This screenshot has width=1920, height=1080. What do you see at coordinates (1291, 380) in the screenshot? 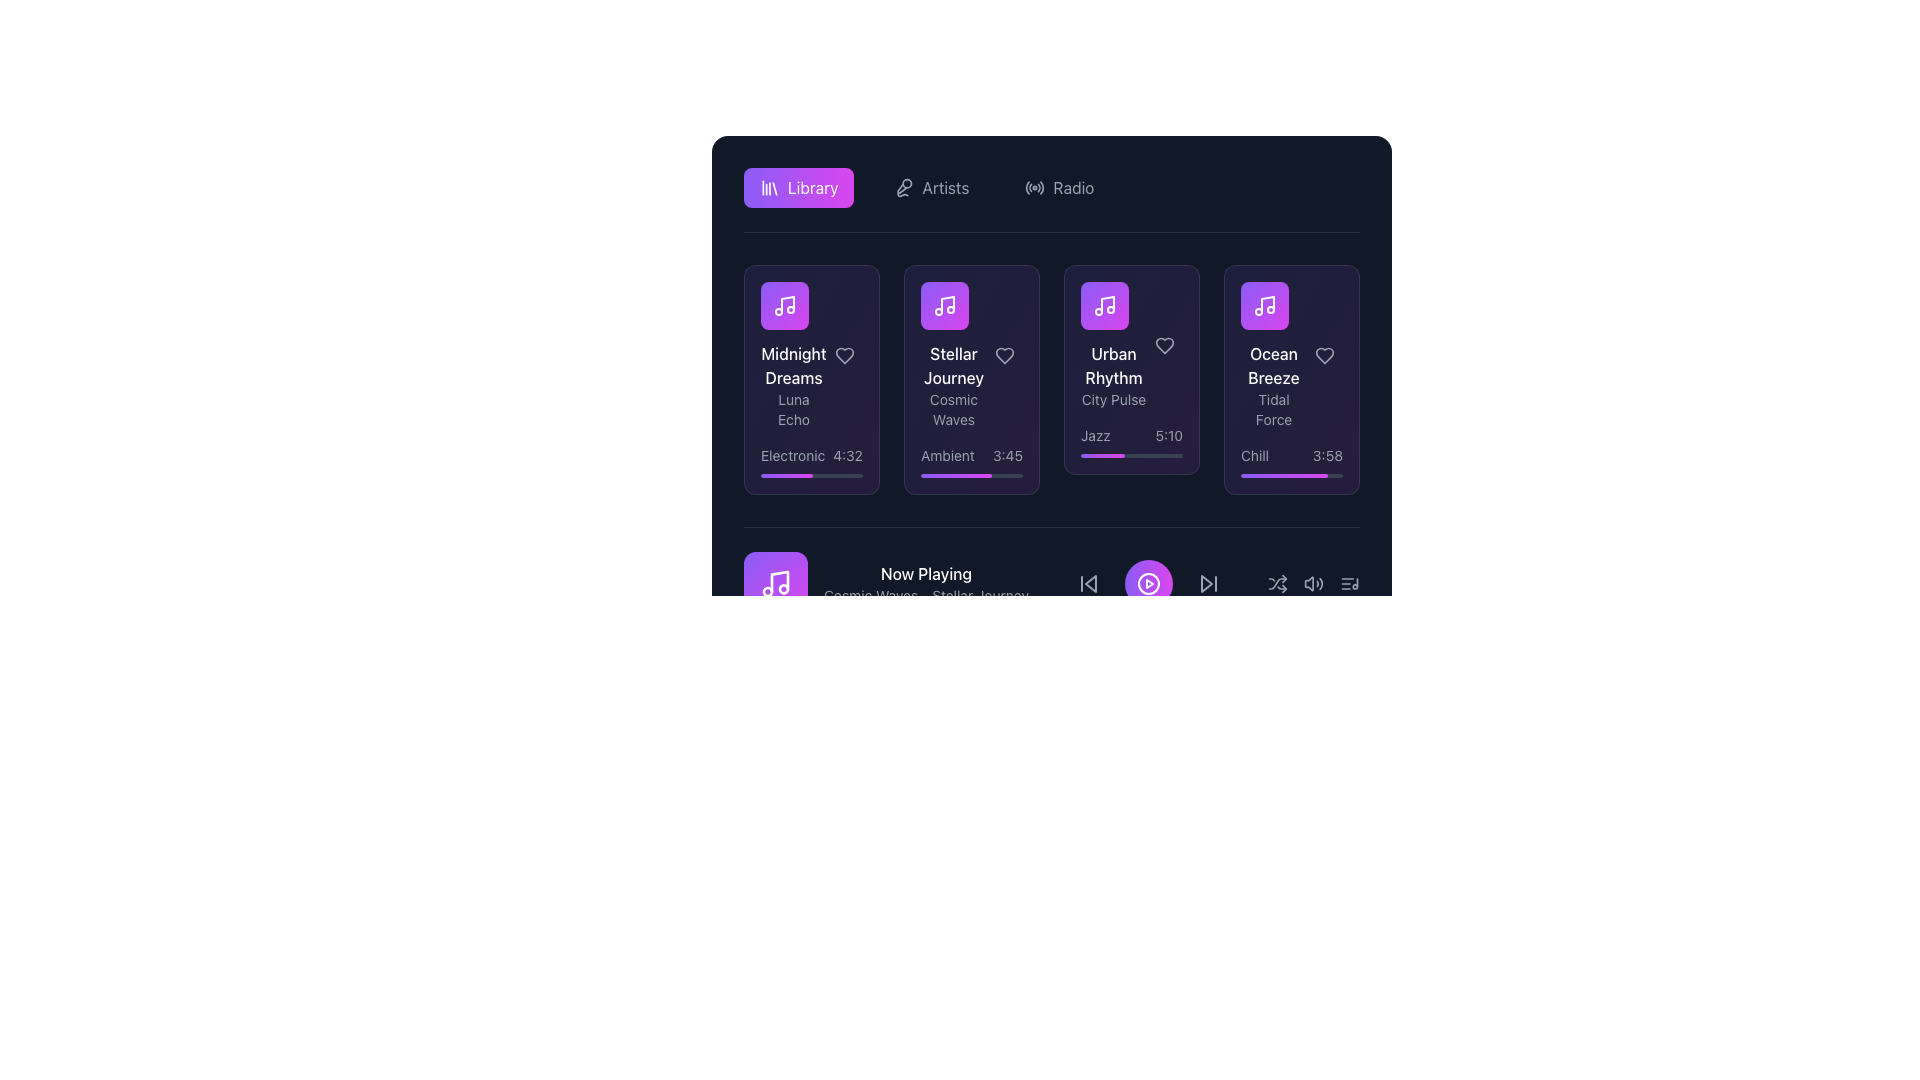
I see `the Music card titled 'Ocean Breeze' with a gradient background that includes a music note icon, located` at bounding box center [1291, 380].